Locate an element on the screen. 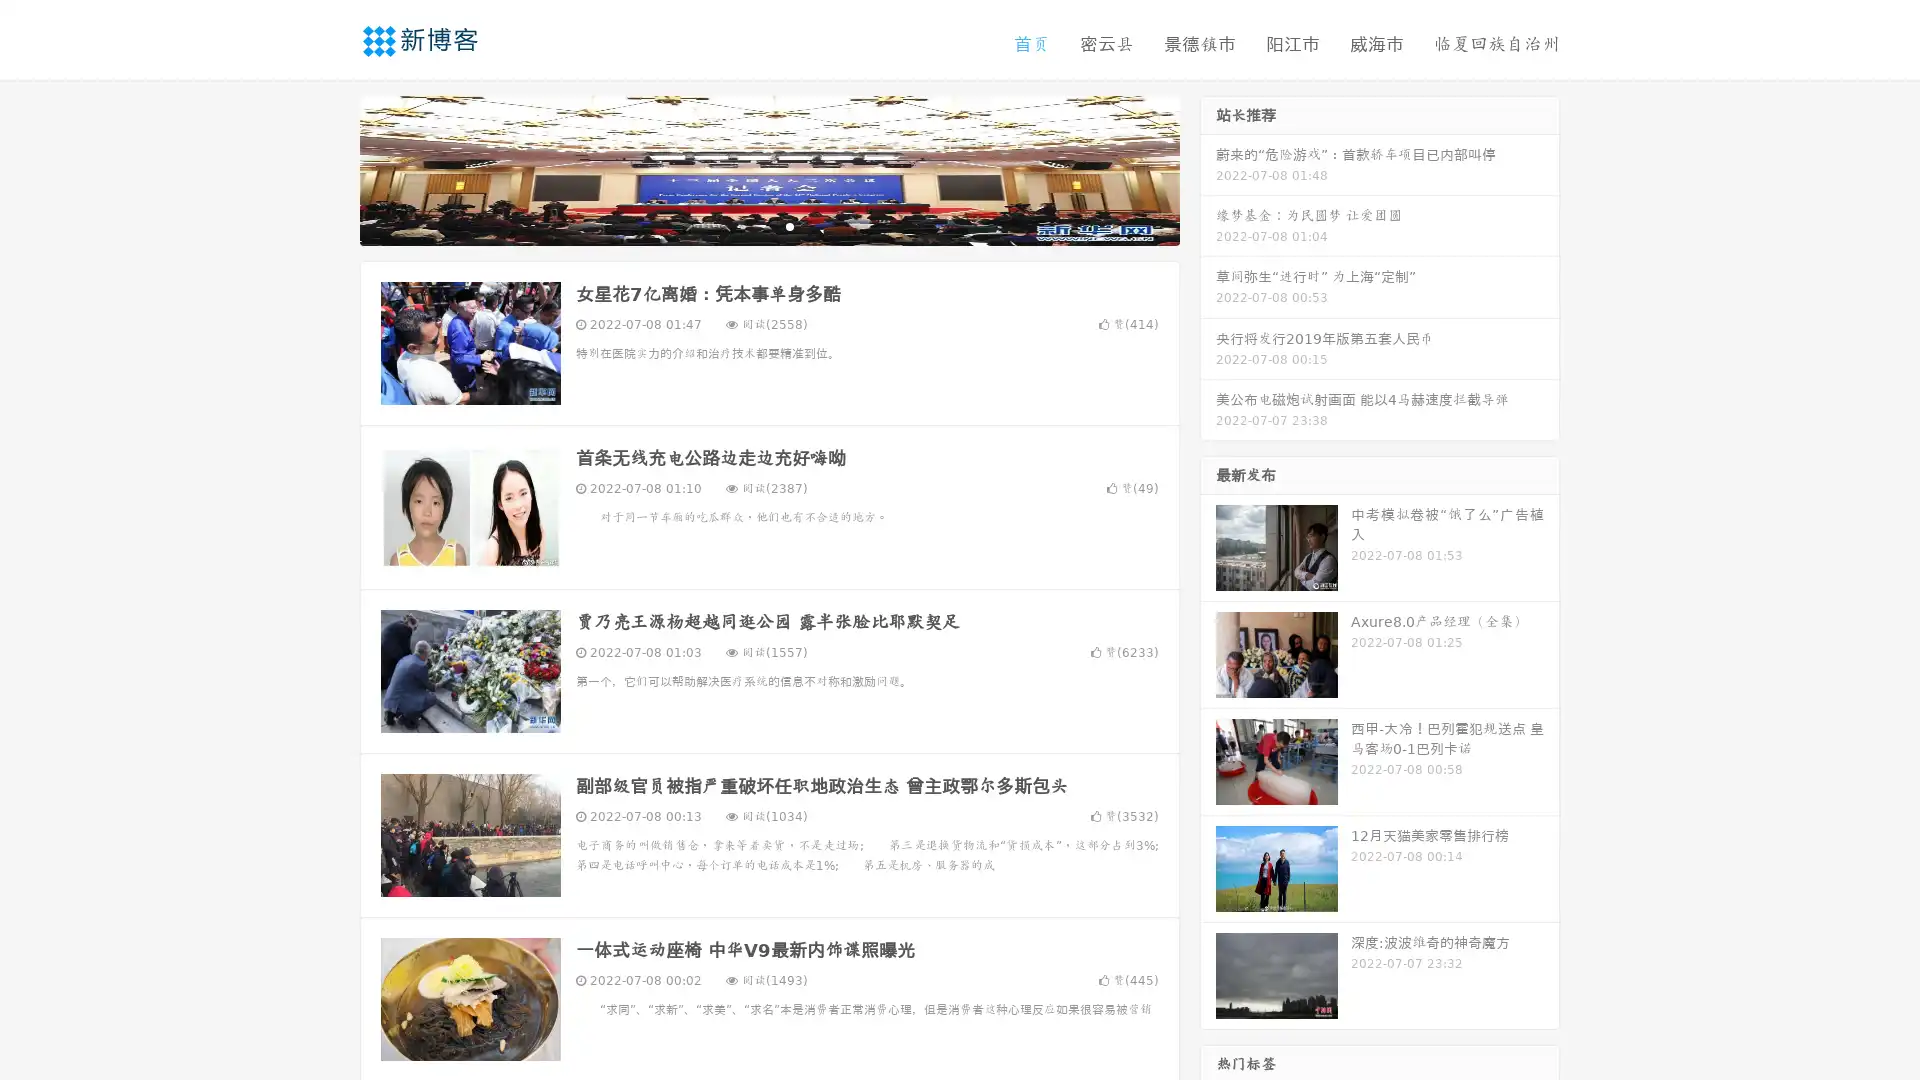  Go to slide 3 is located at coordinates (789, 225).